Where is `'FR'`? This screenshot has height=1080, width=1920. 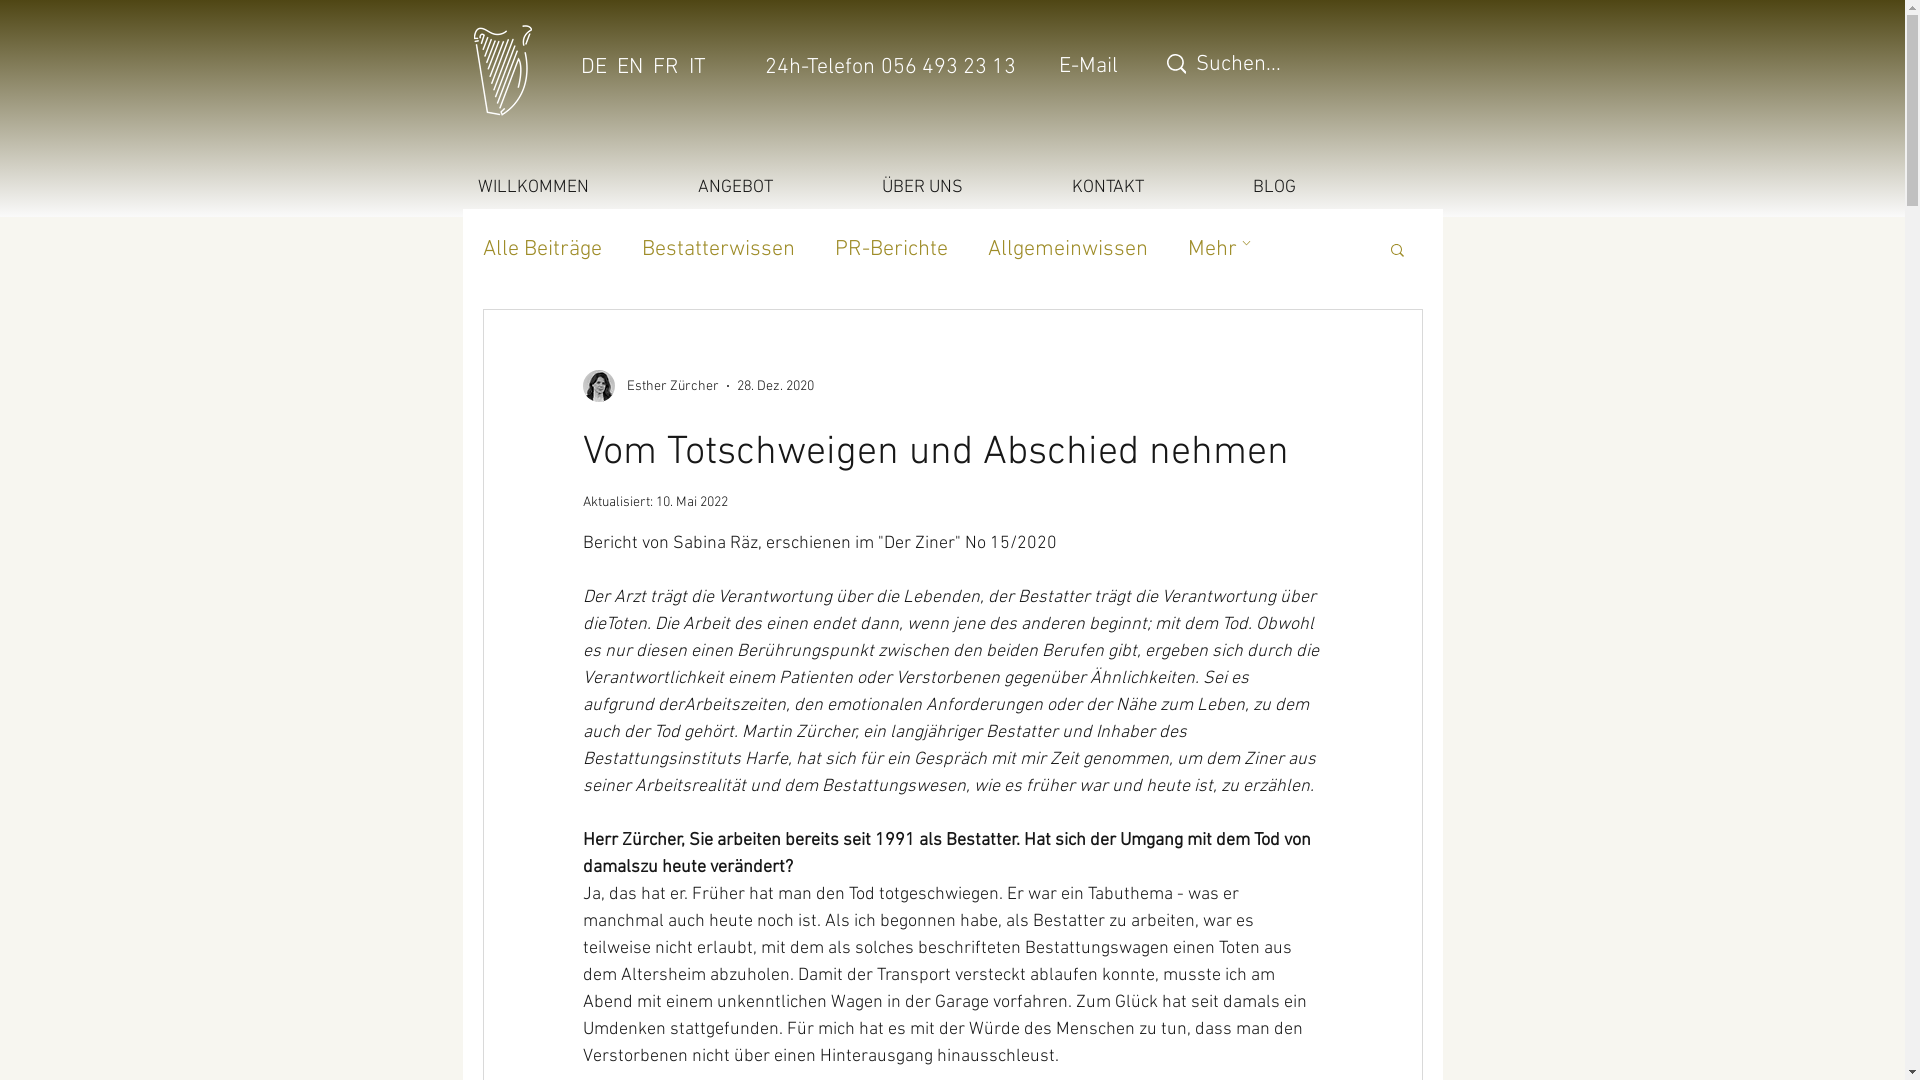
'FR' is located at coordinates (665, 66).